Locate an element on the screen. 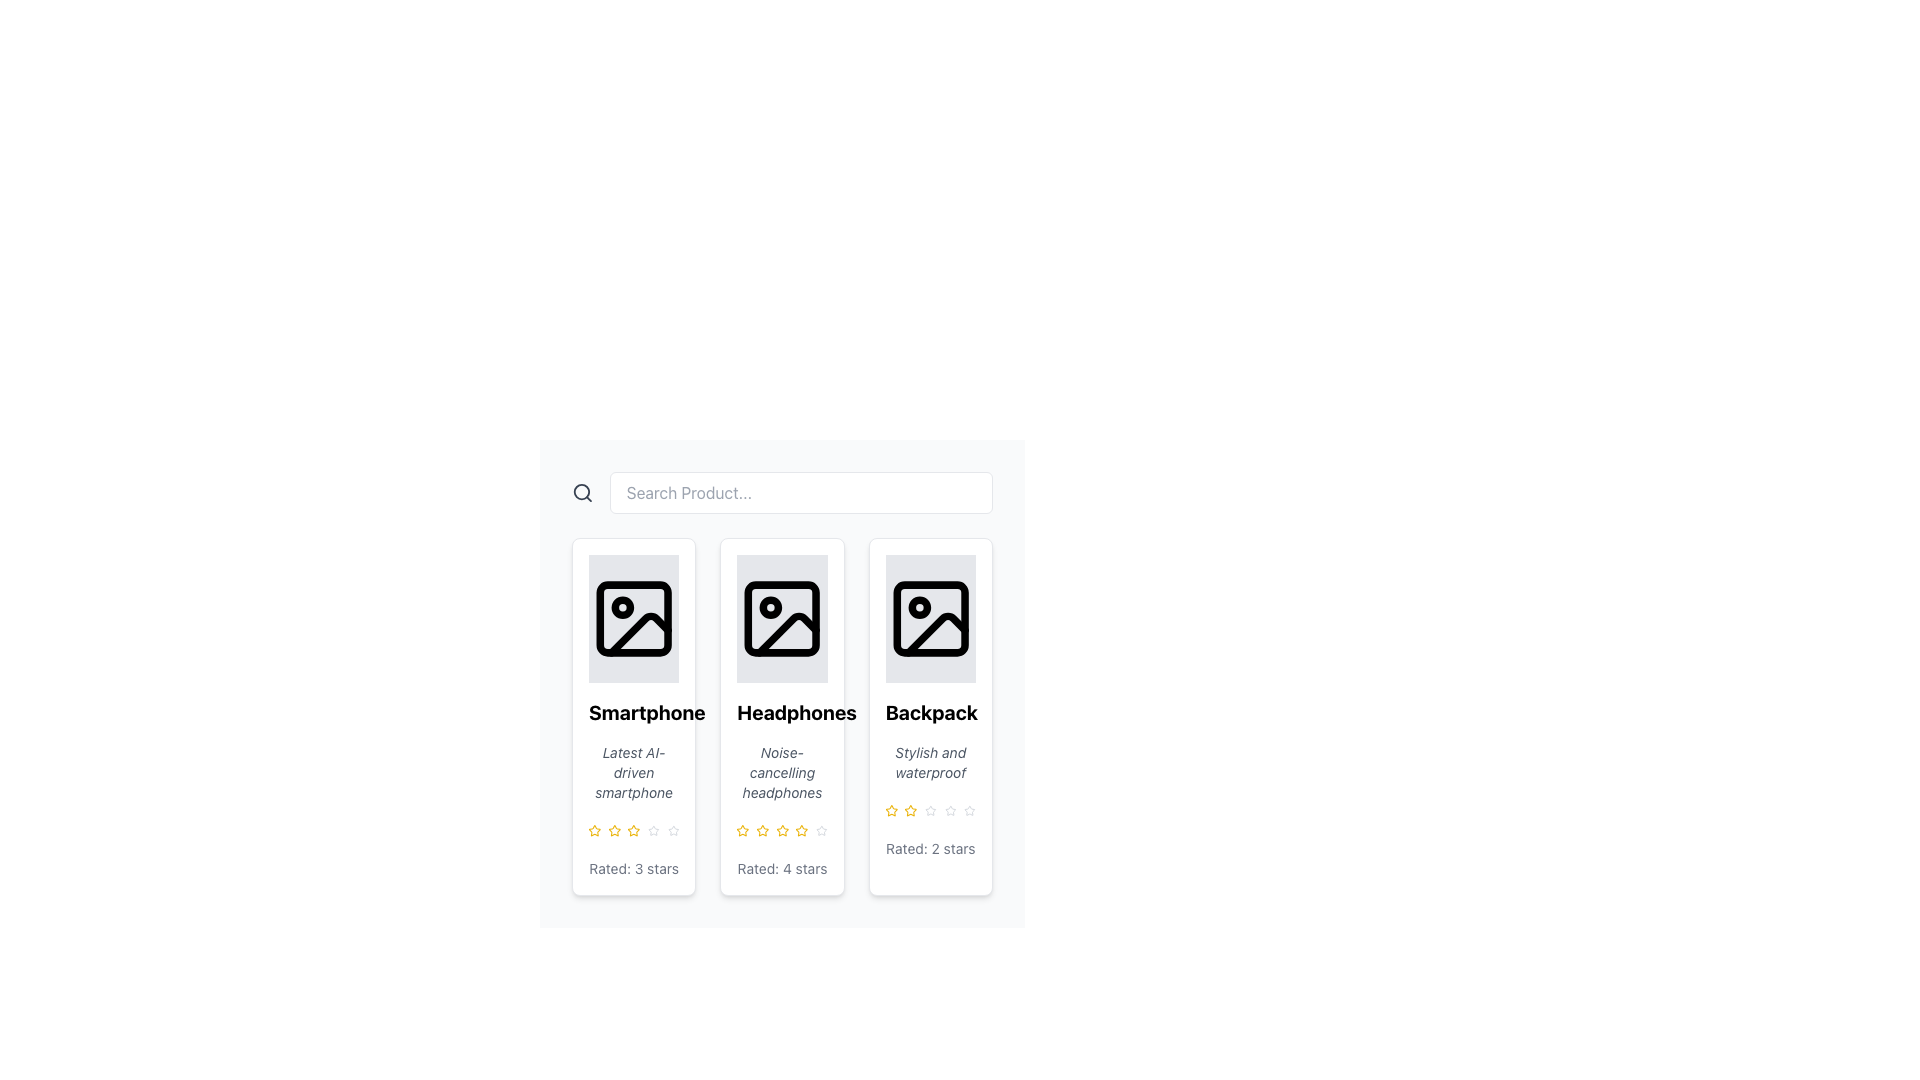 The height and width of the screenshot is (1080, 1920). the fourth star rating icon in the rating system for the 'Smartphone' product is located at coordinates (633, 830).